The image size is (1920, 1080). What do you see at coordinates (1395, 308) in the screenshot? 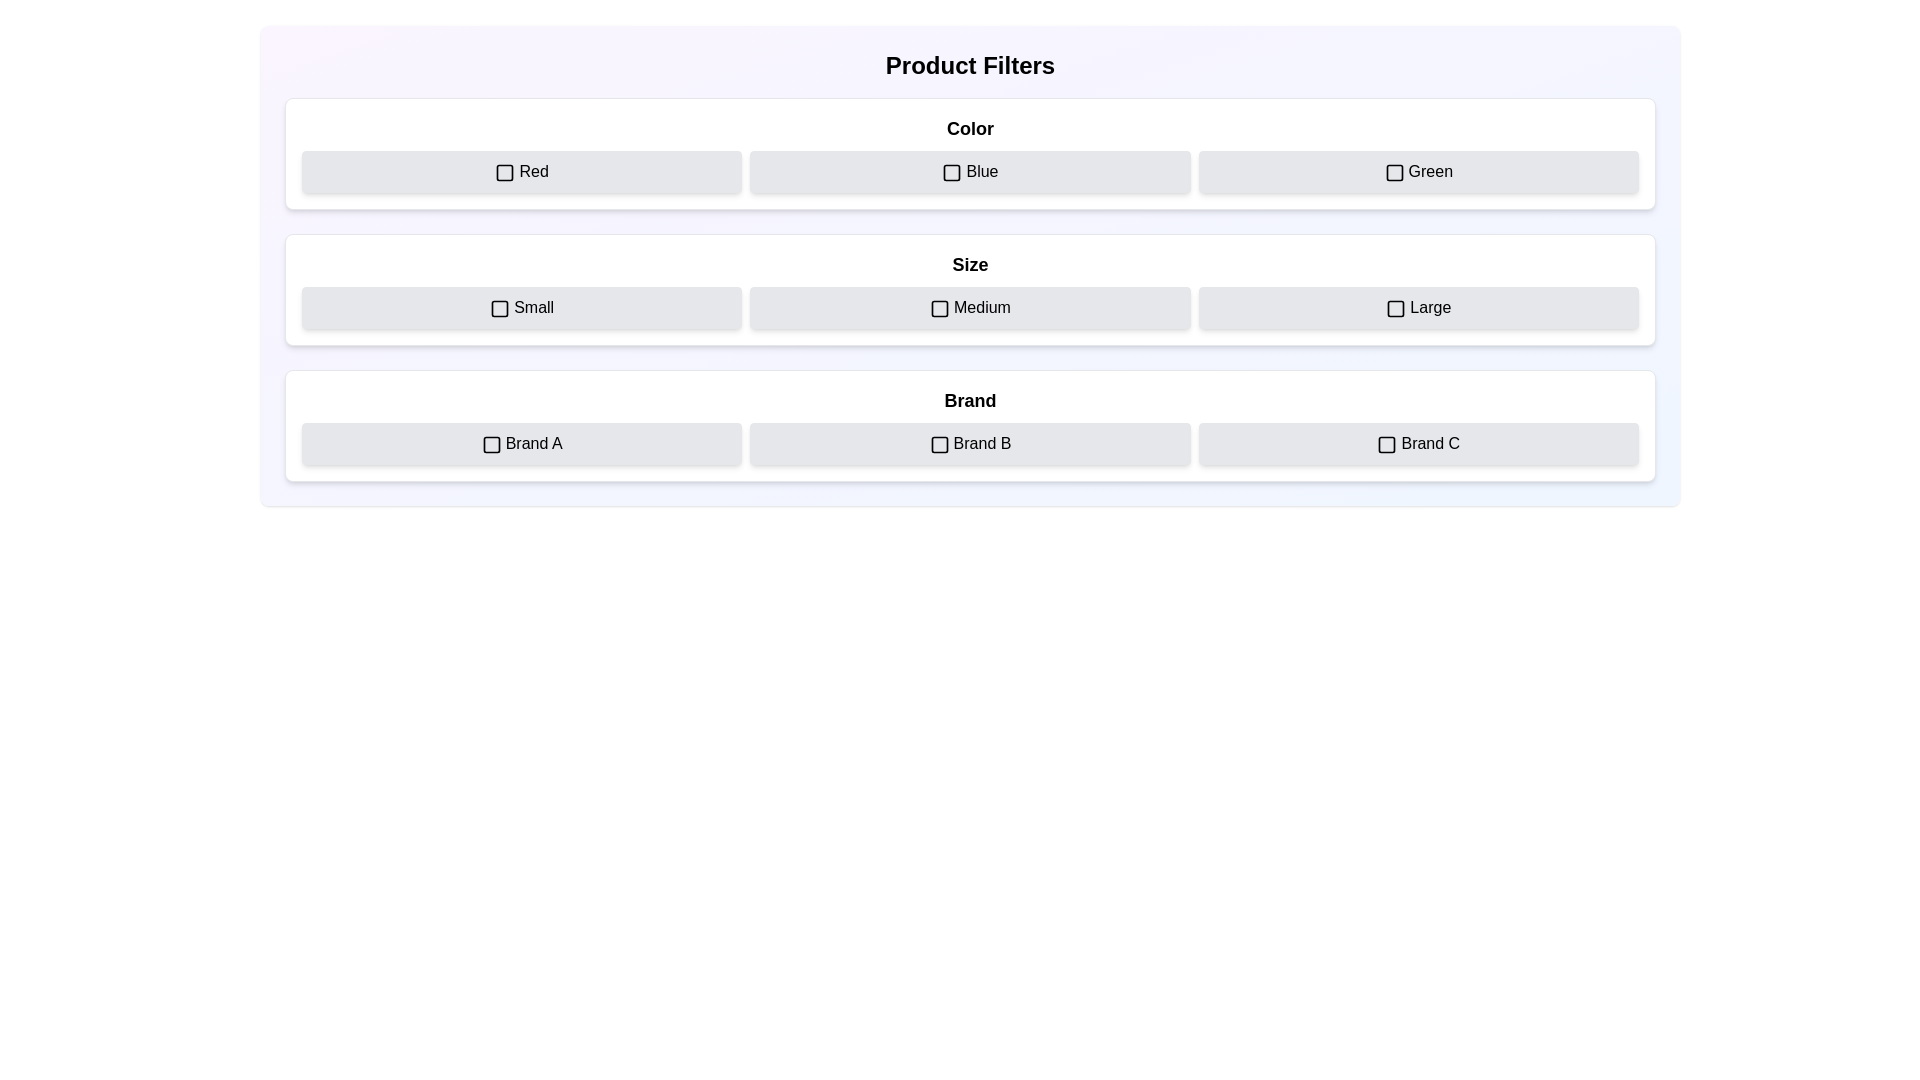
I see `the checkbox icon` at bounding box center [1395, 308].